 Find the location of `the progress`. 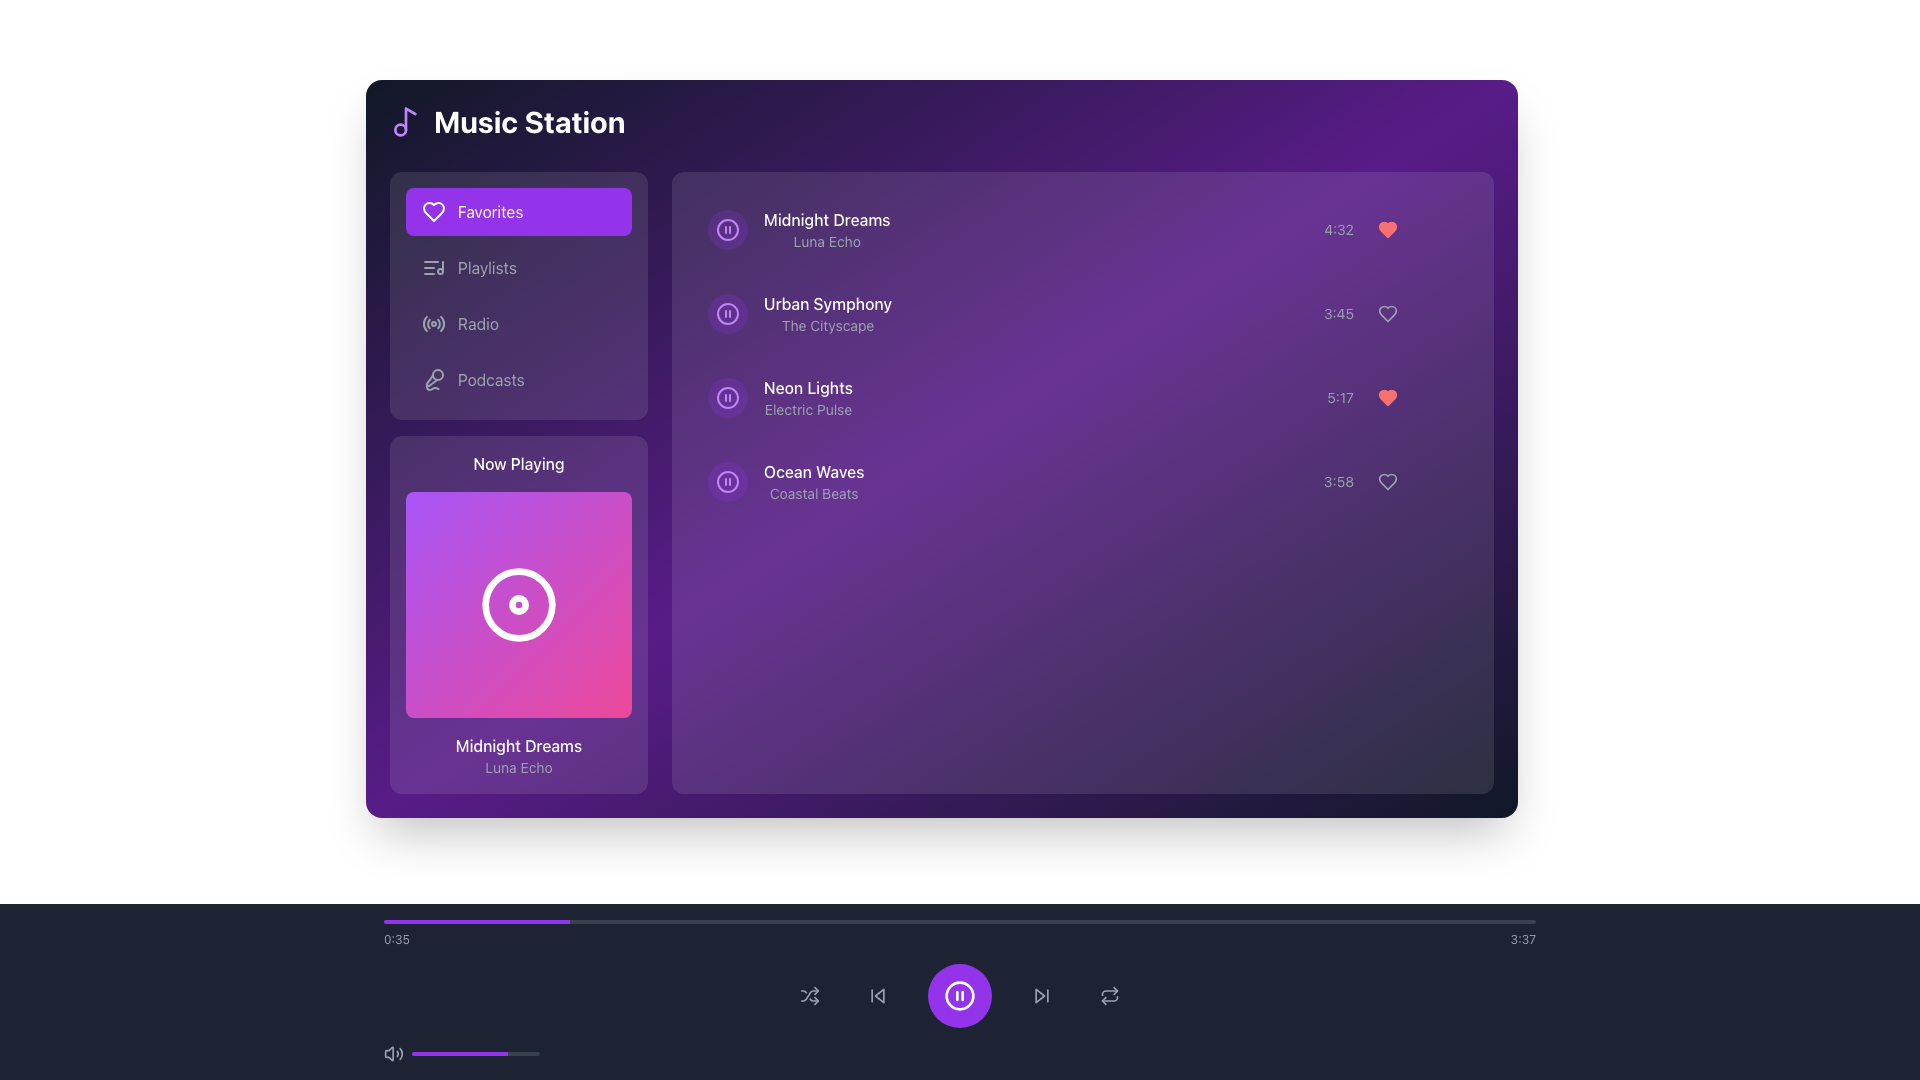

the progress is located at coordinates (492, 1052).